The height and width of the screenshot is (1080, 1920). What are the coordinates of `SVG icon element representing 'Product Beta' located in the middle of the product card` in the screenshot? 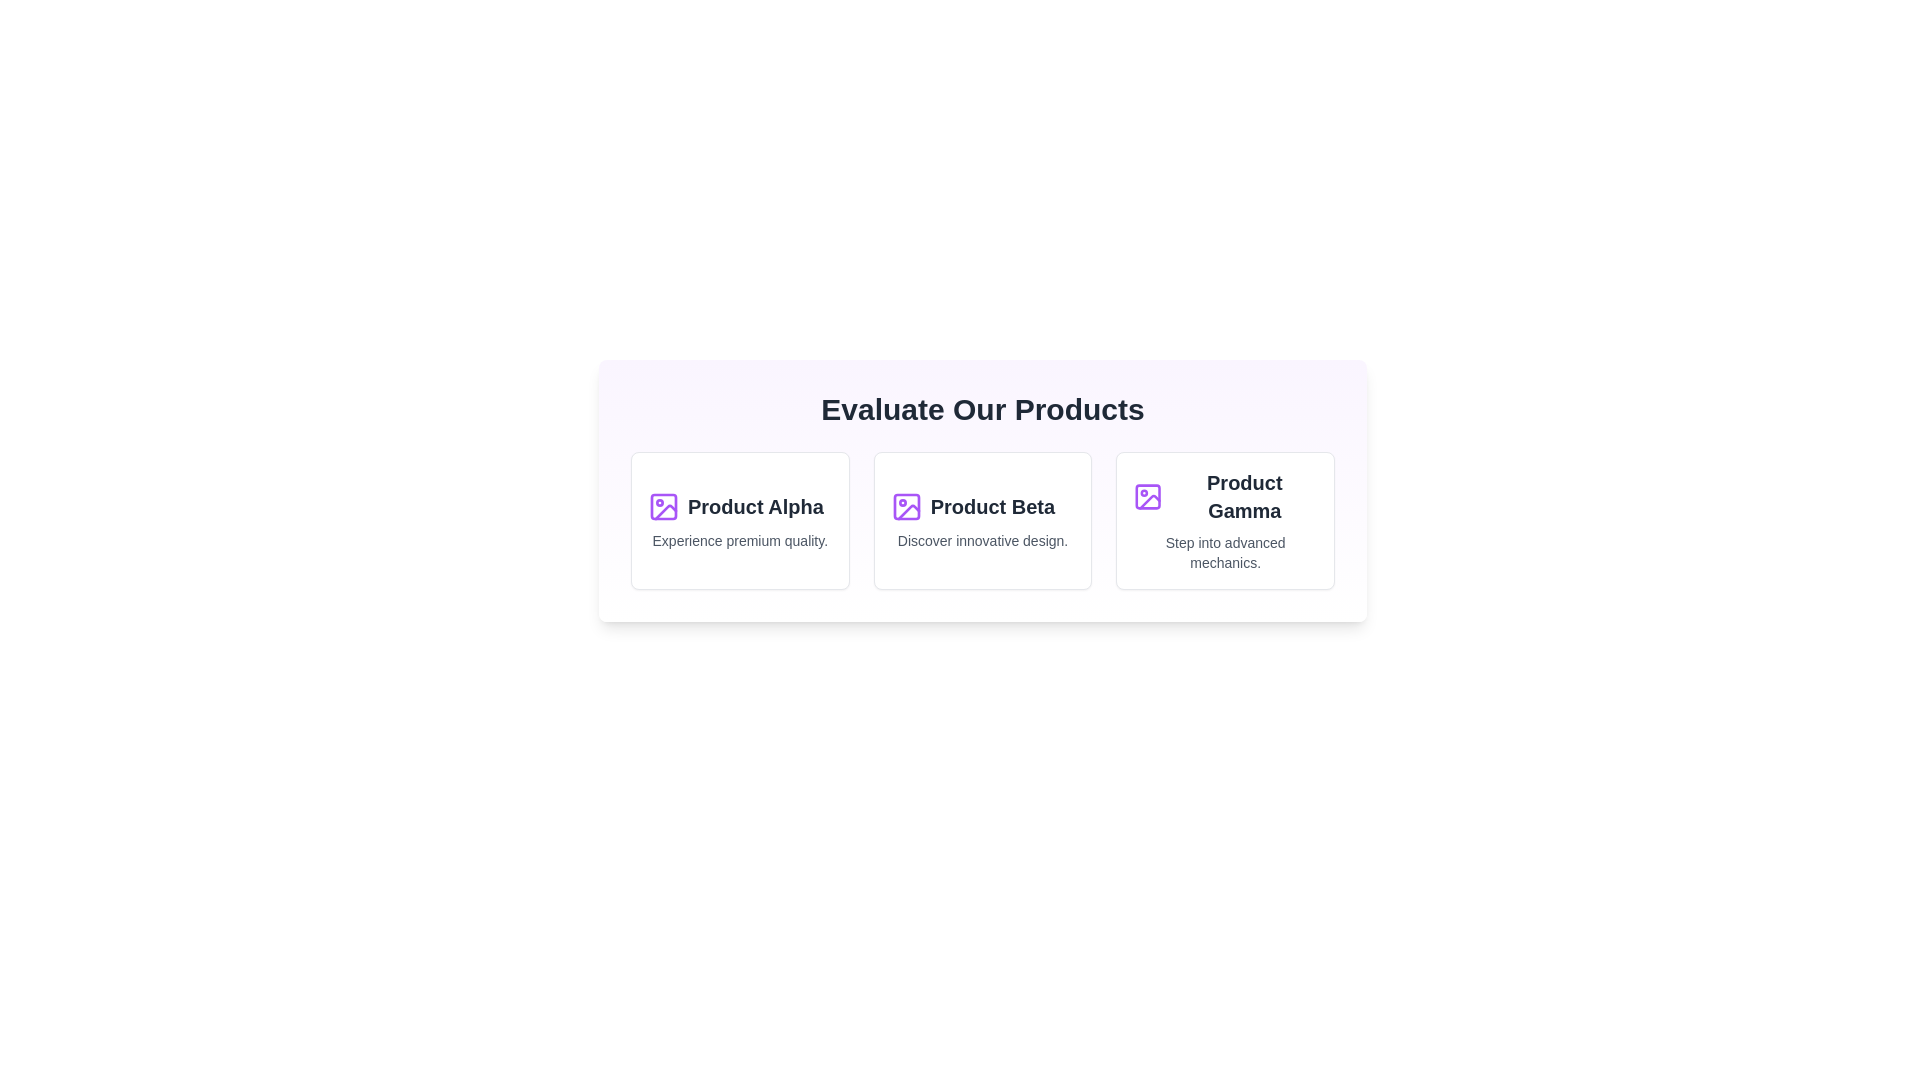 It's located at (907, 511).